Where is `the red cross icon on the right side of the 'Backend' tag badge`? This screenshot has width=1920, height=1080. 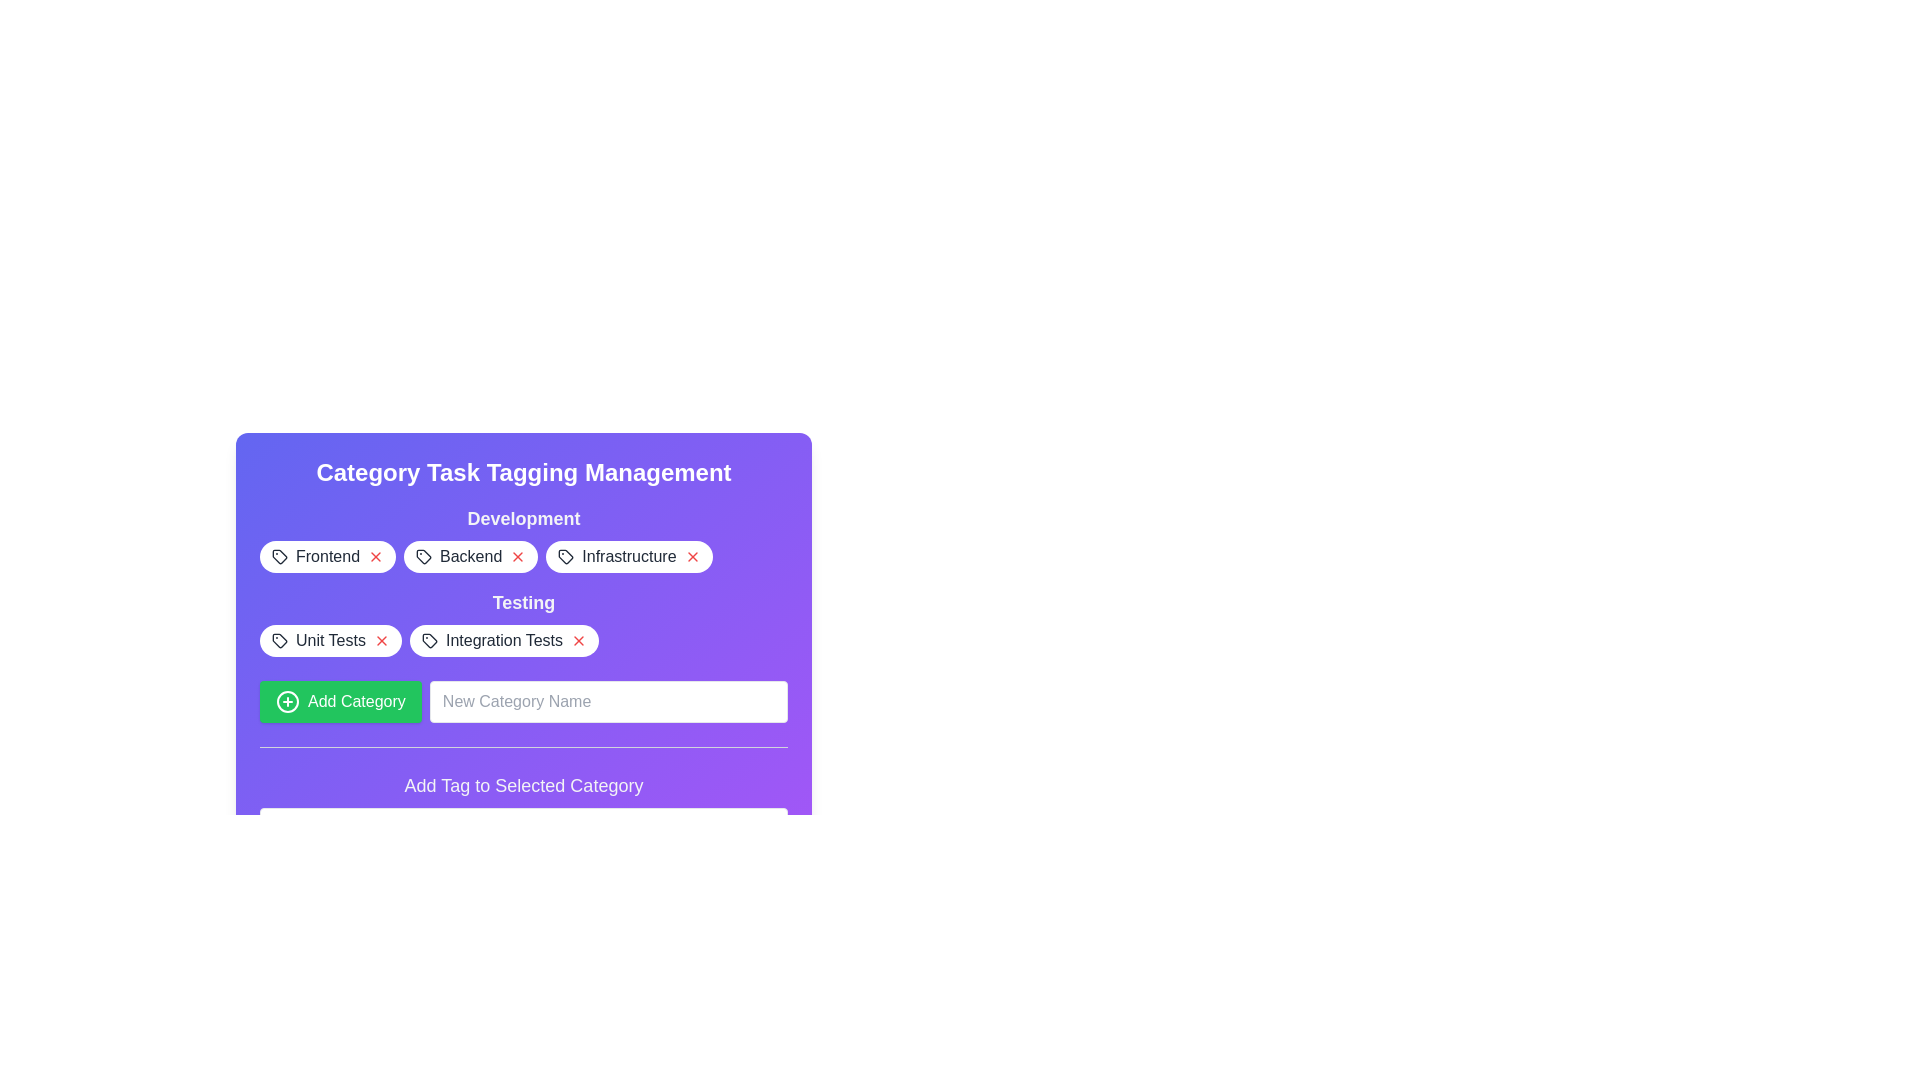 the red cross icon on the right side of the 'Backend' tag badge is located at coordinates (470, 556).